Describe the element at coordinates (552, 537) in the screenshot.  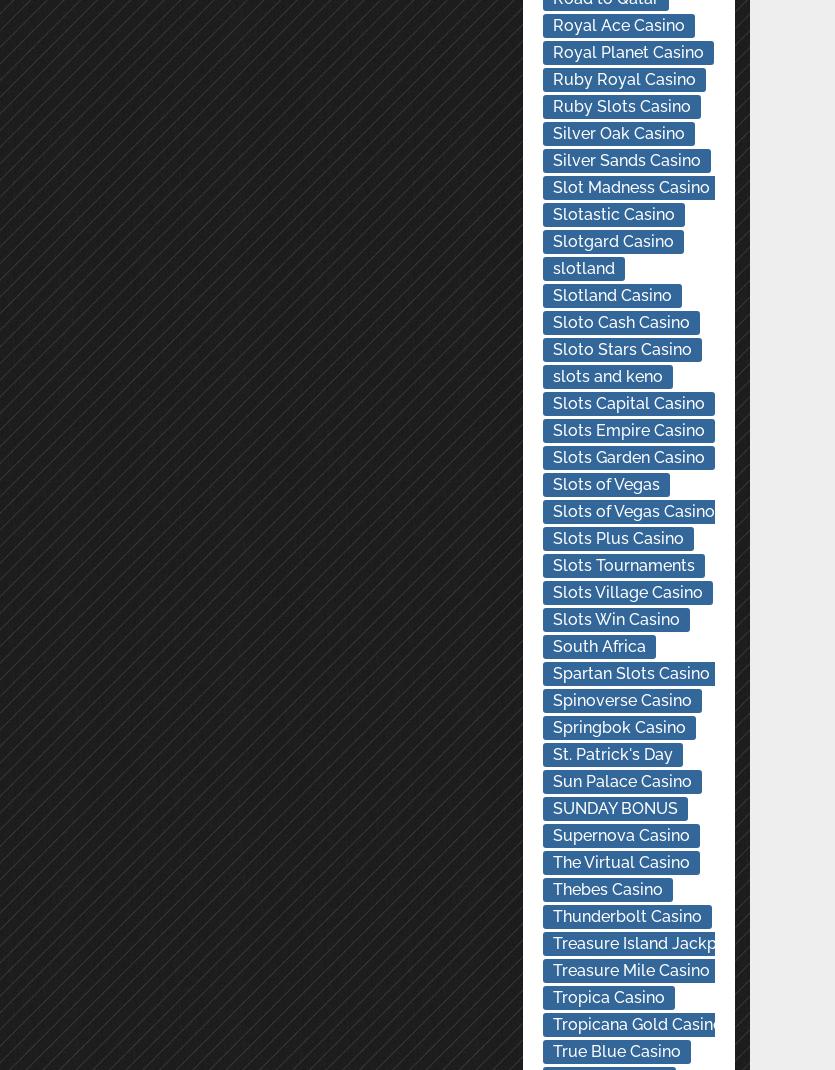
I see `'Slots Plus Casino'` at that location.